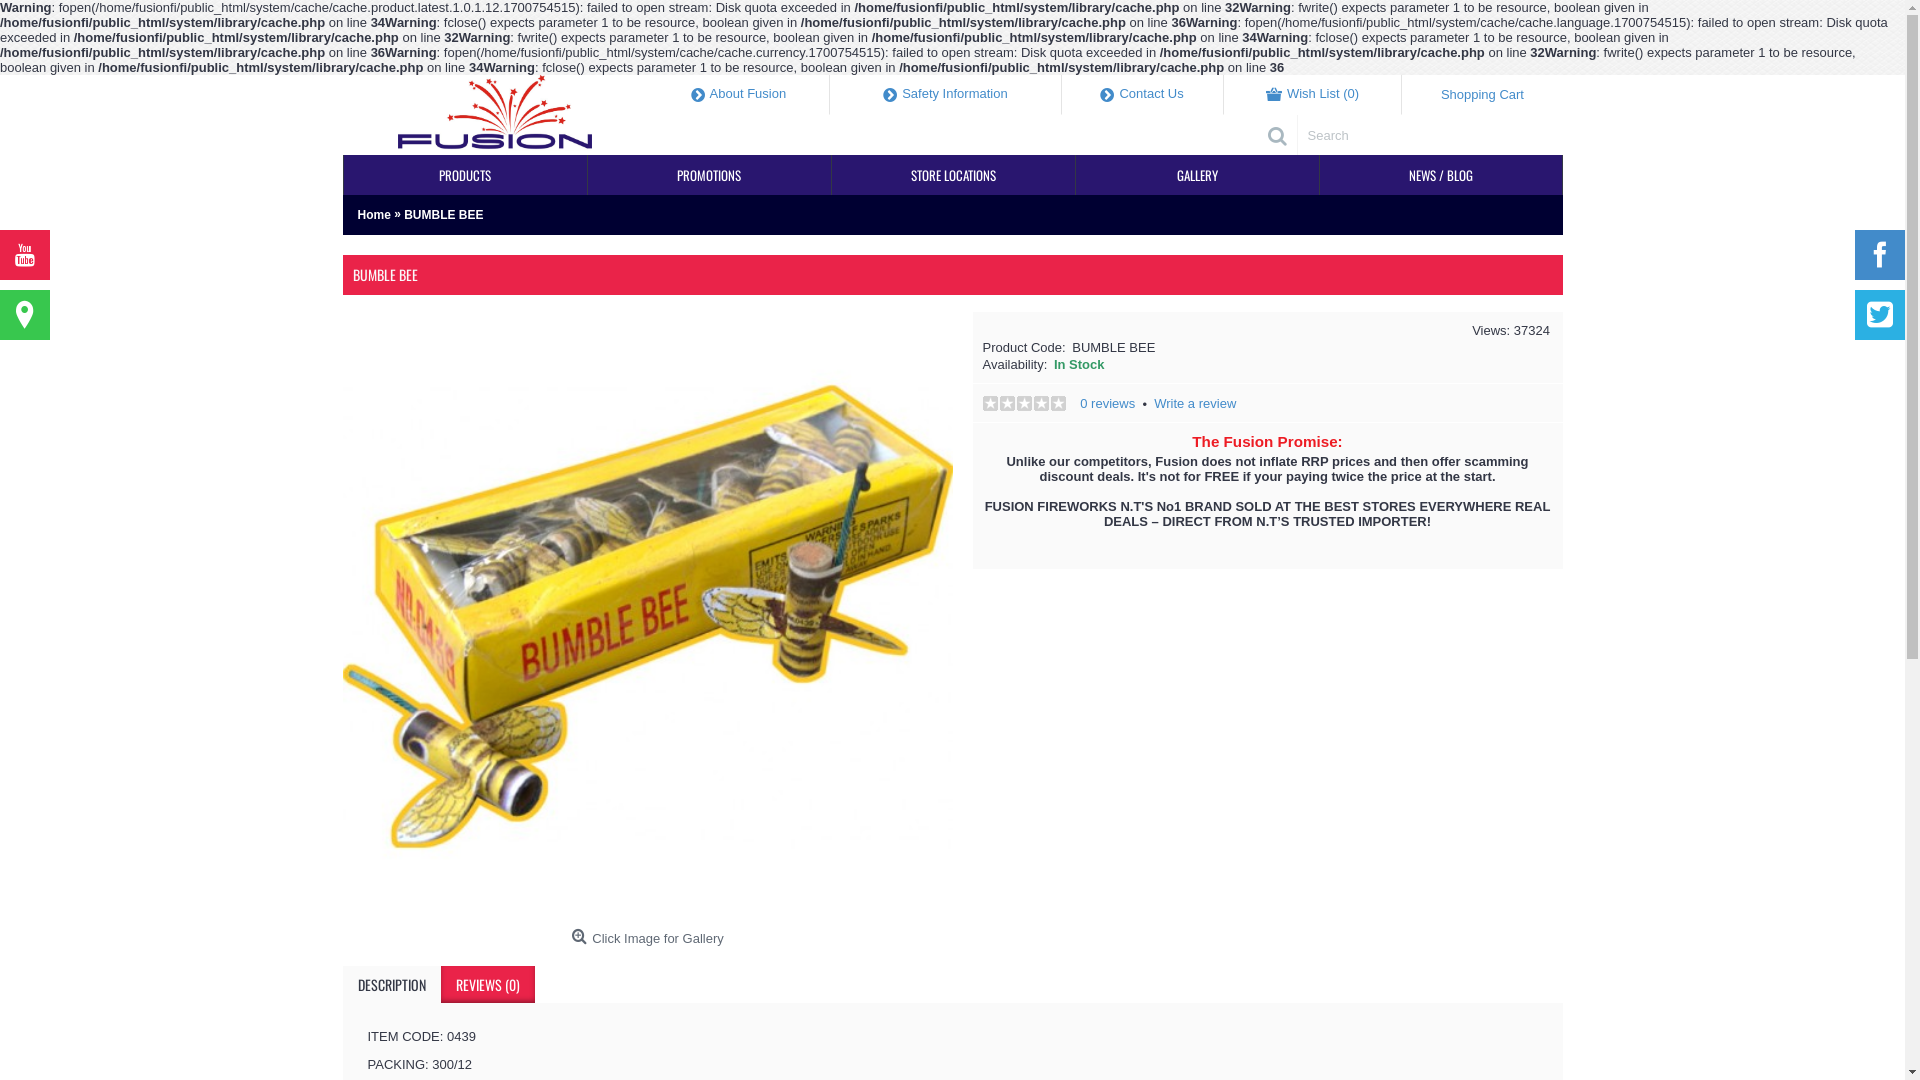  Describe the element at coordinates (1482, 95) in the screenshot. I see `'Shopping Cart'` at that location.